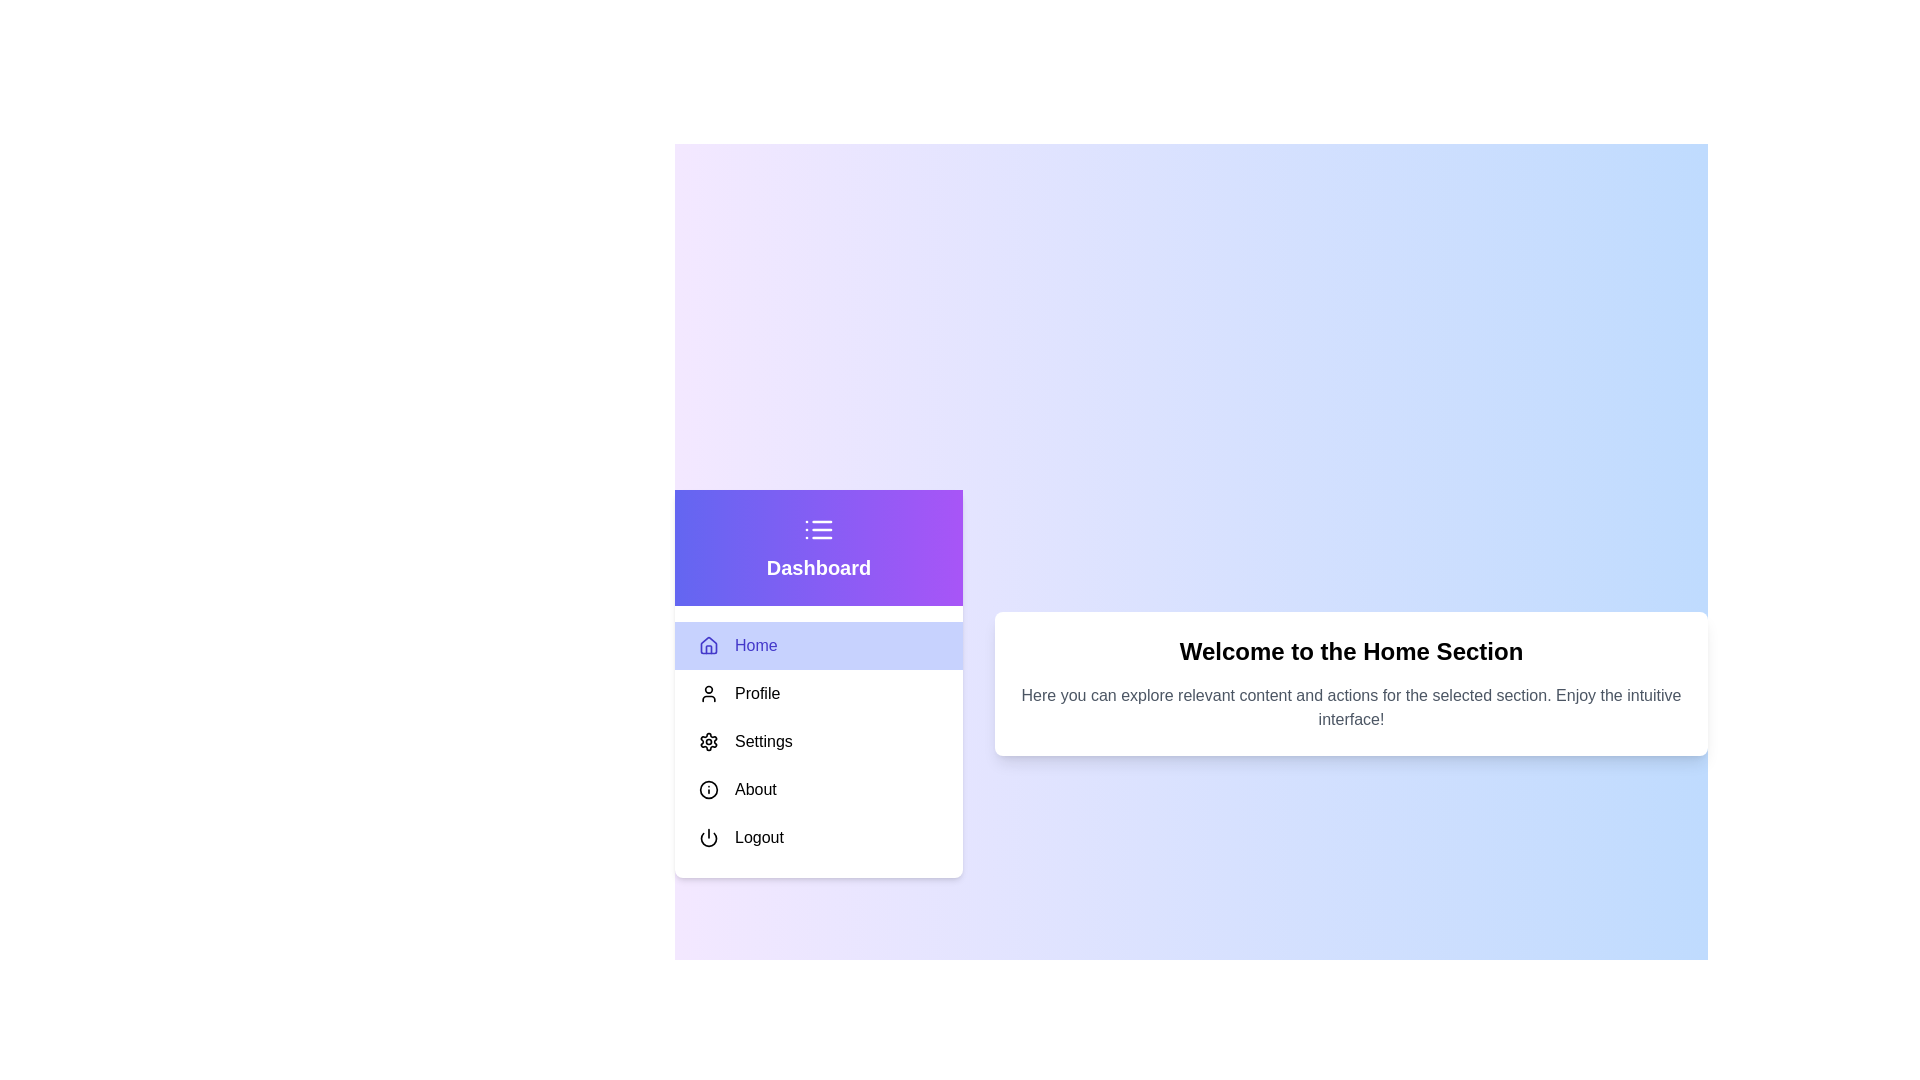 This screenshot has height=1080, width=1920. I want to click on the menu item About to select it, so click(819, 789).